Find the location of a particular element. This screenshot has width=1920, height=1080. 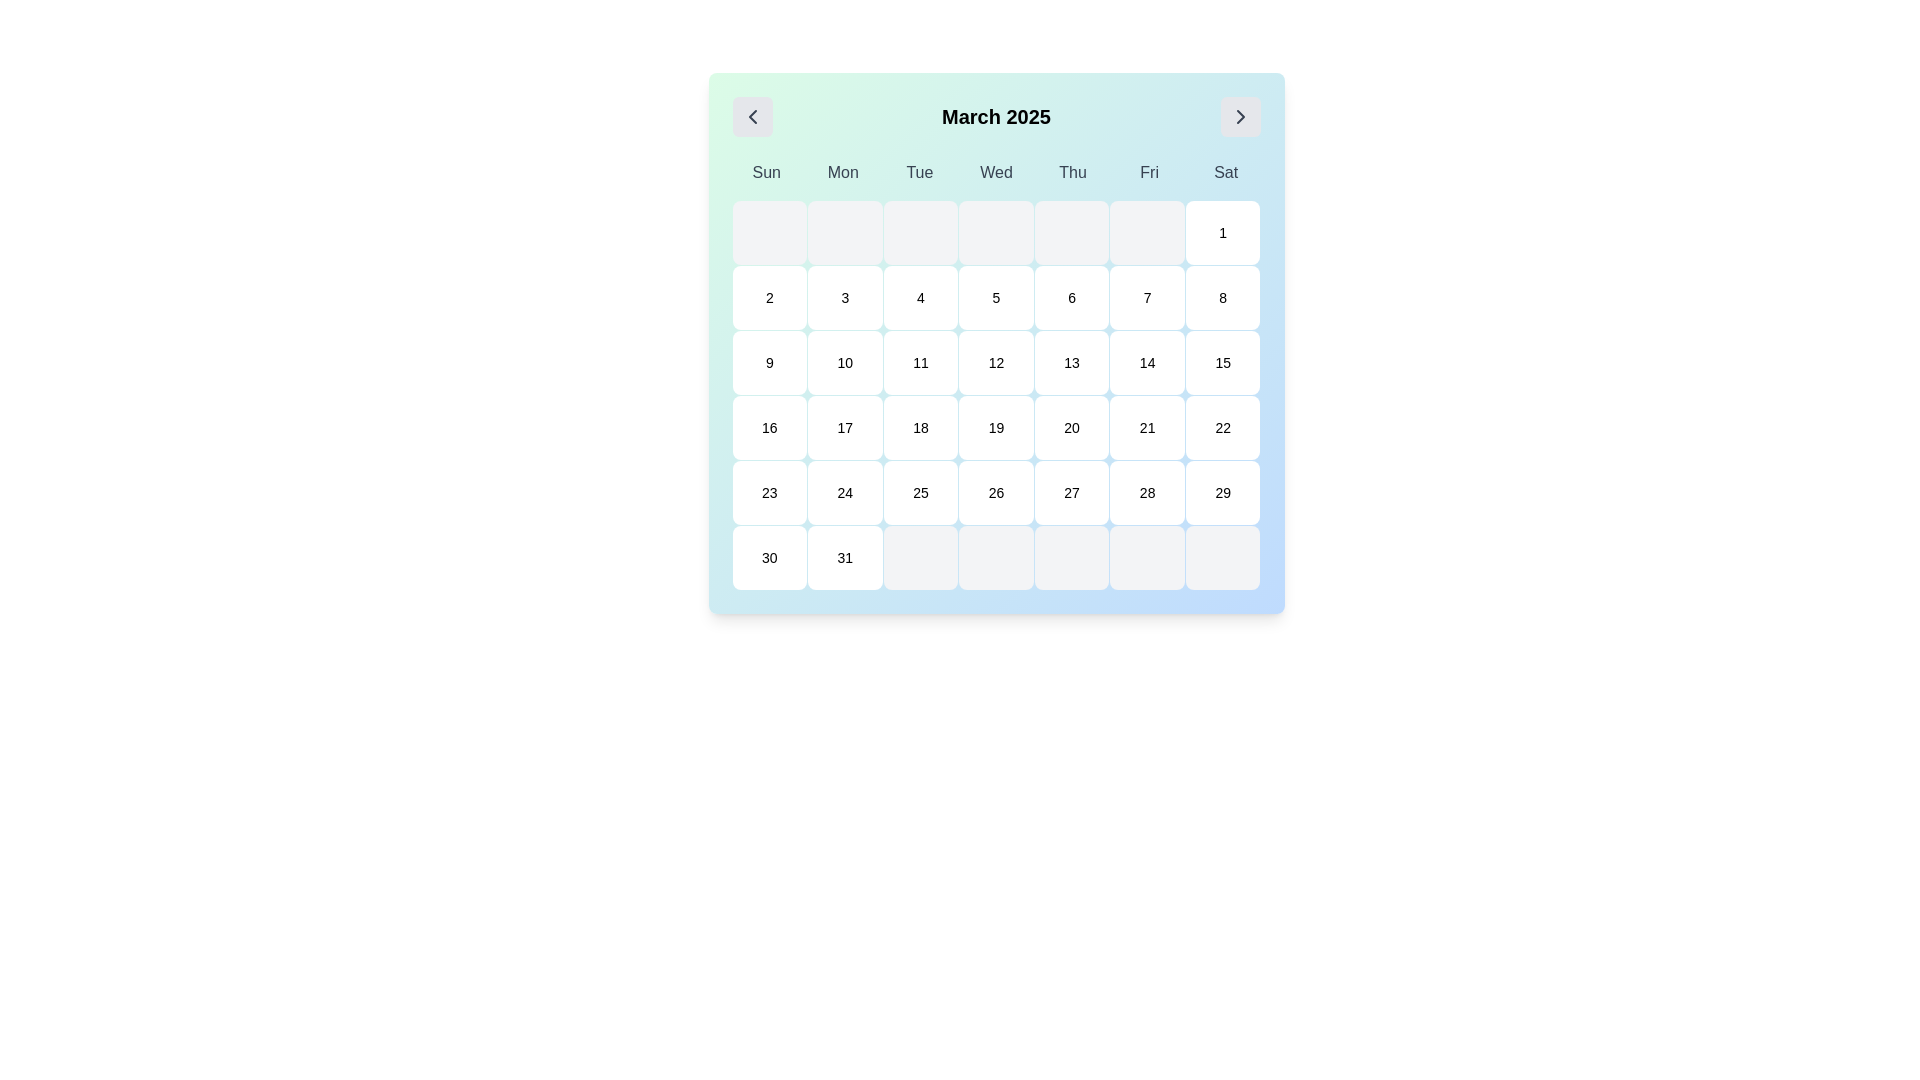

the last cell in the last row of the calendar grid, located in the bottom-right corner of the calendar interface is located at coordinates (1222, 558).